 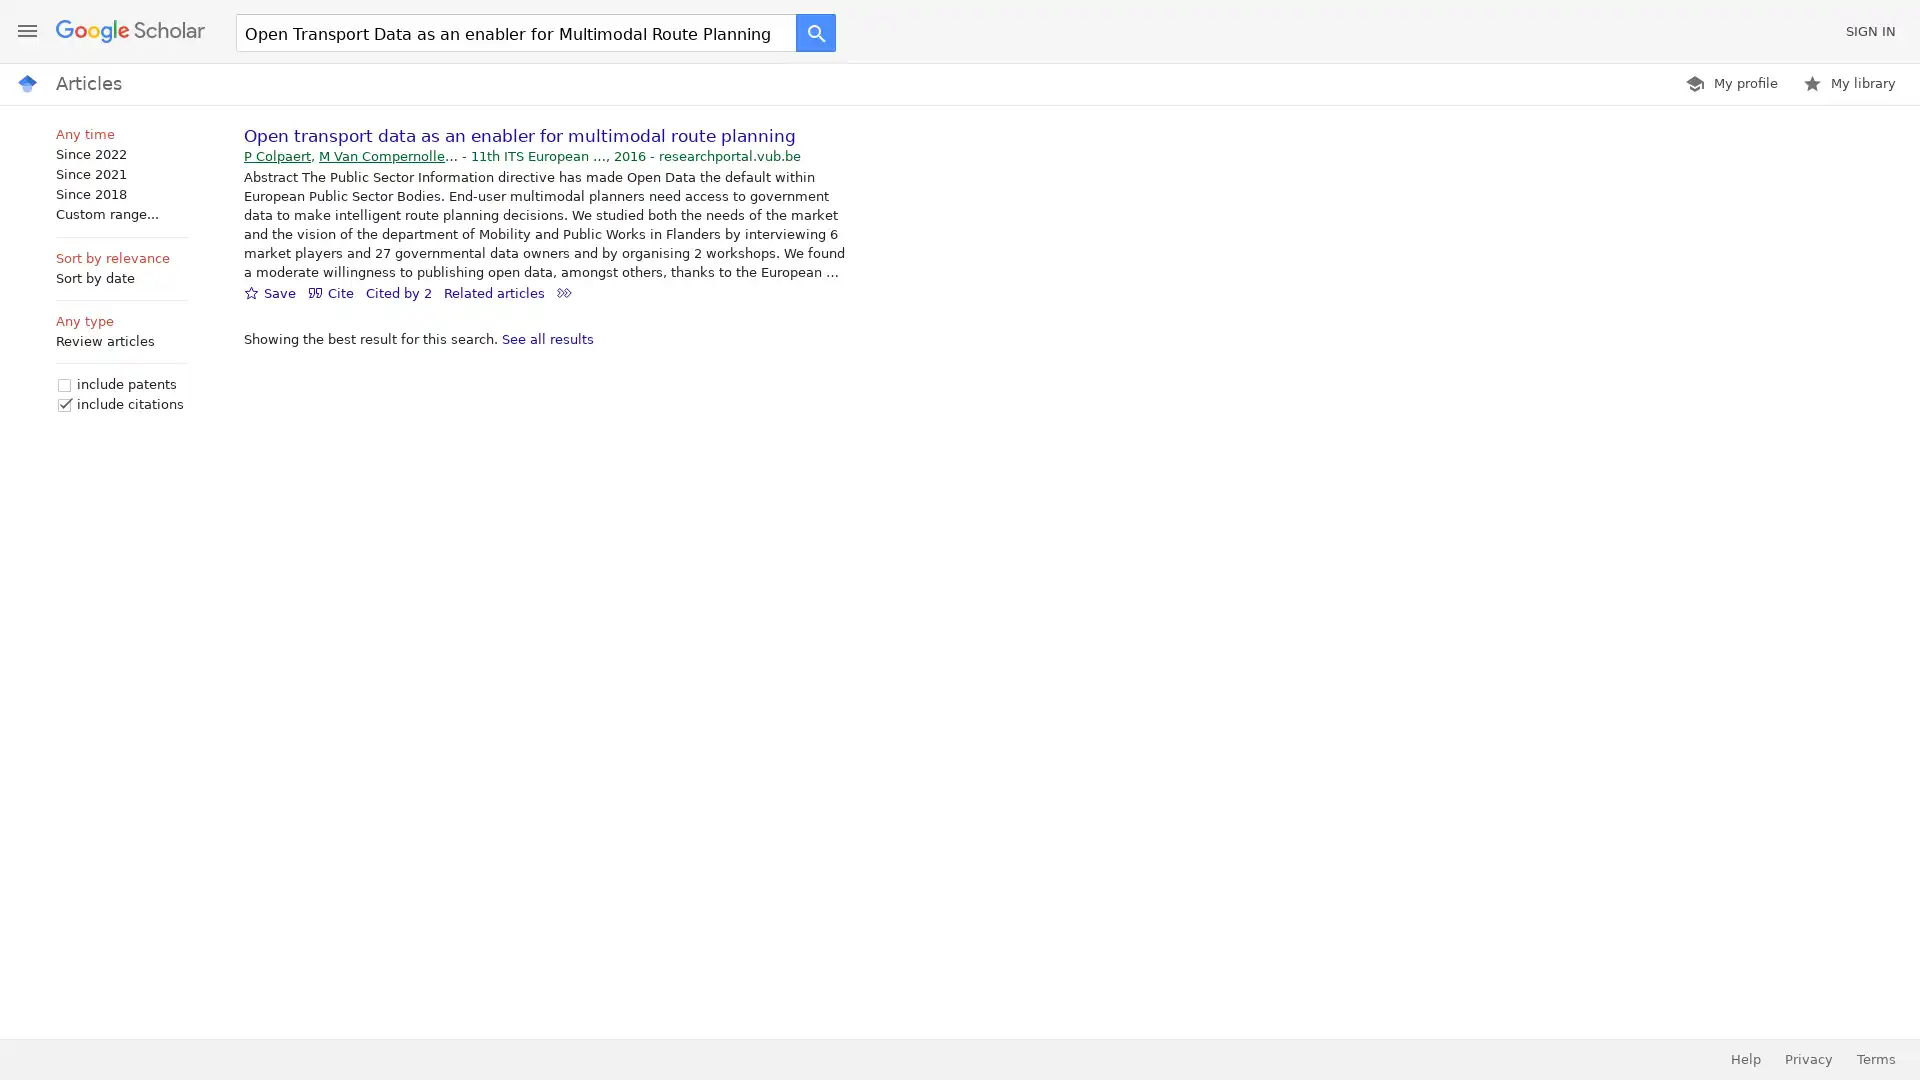 I want to click on Save, so click(x=268, y=292).